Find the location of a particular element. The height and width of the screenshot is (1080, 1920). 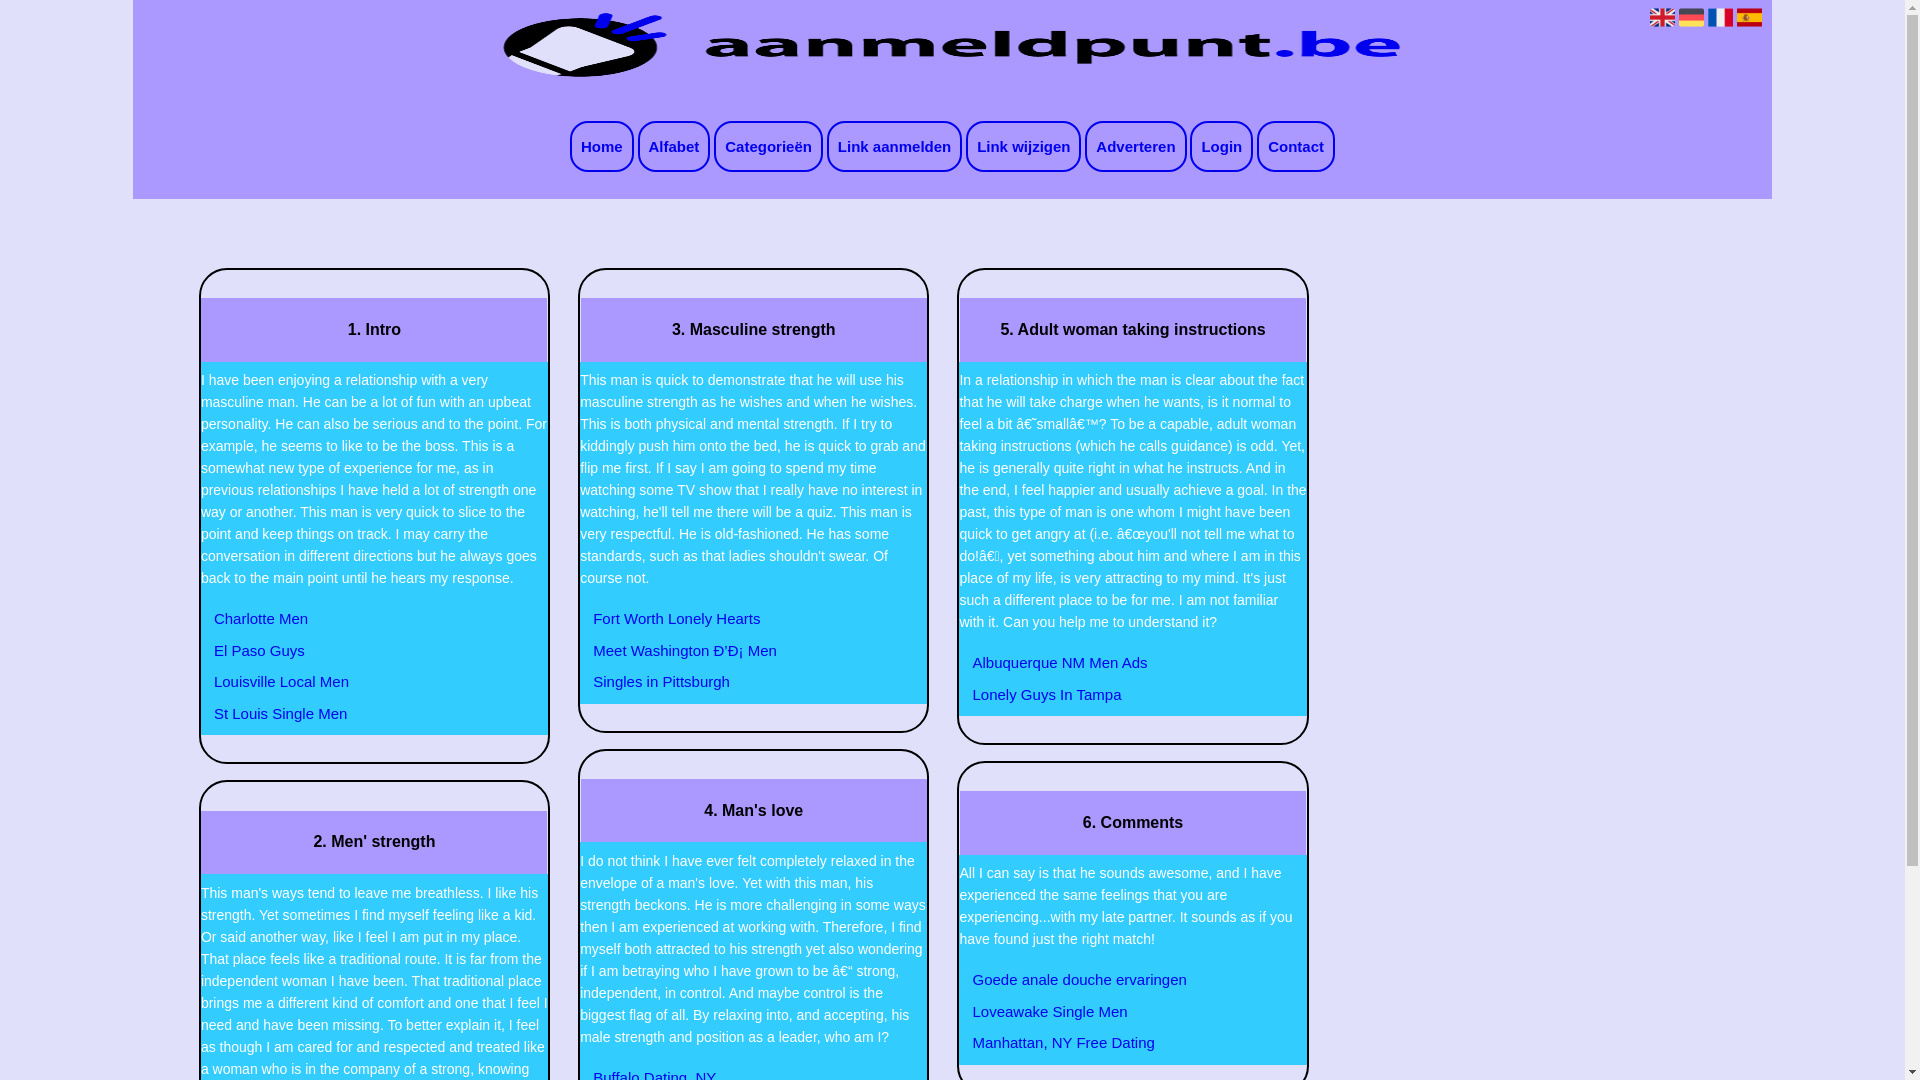

'El Paso Guys' is located at coordinates (203, 651).